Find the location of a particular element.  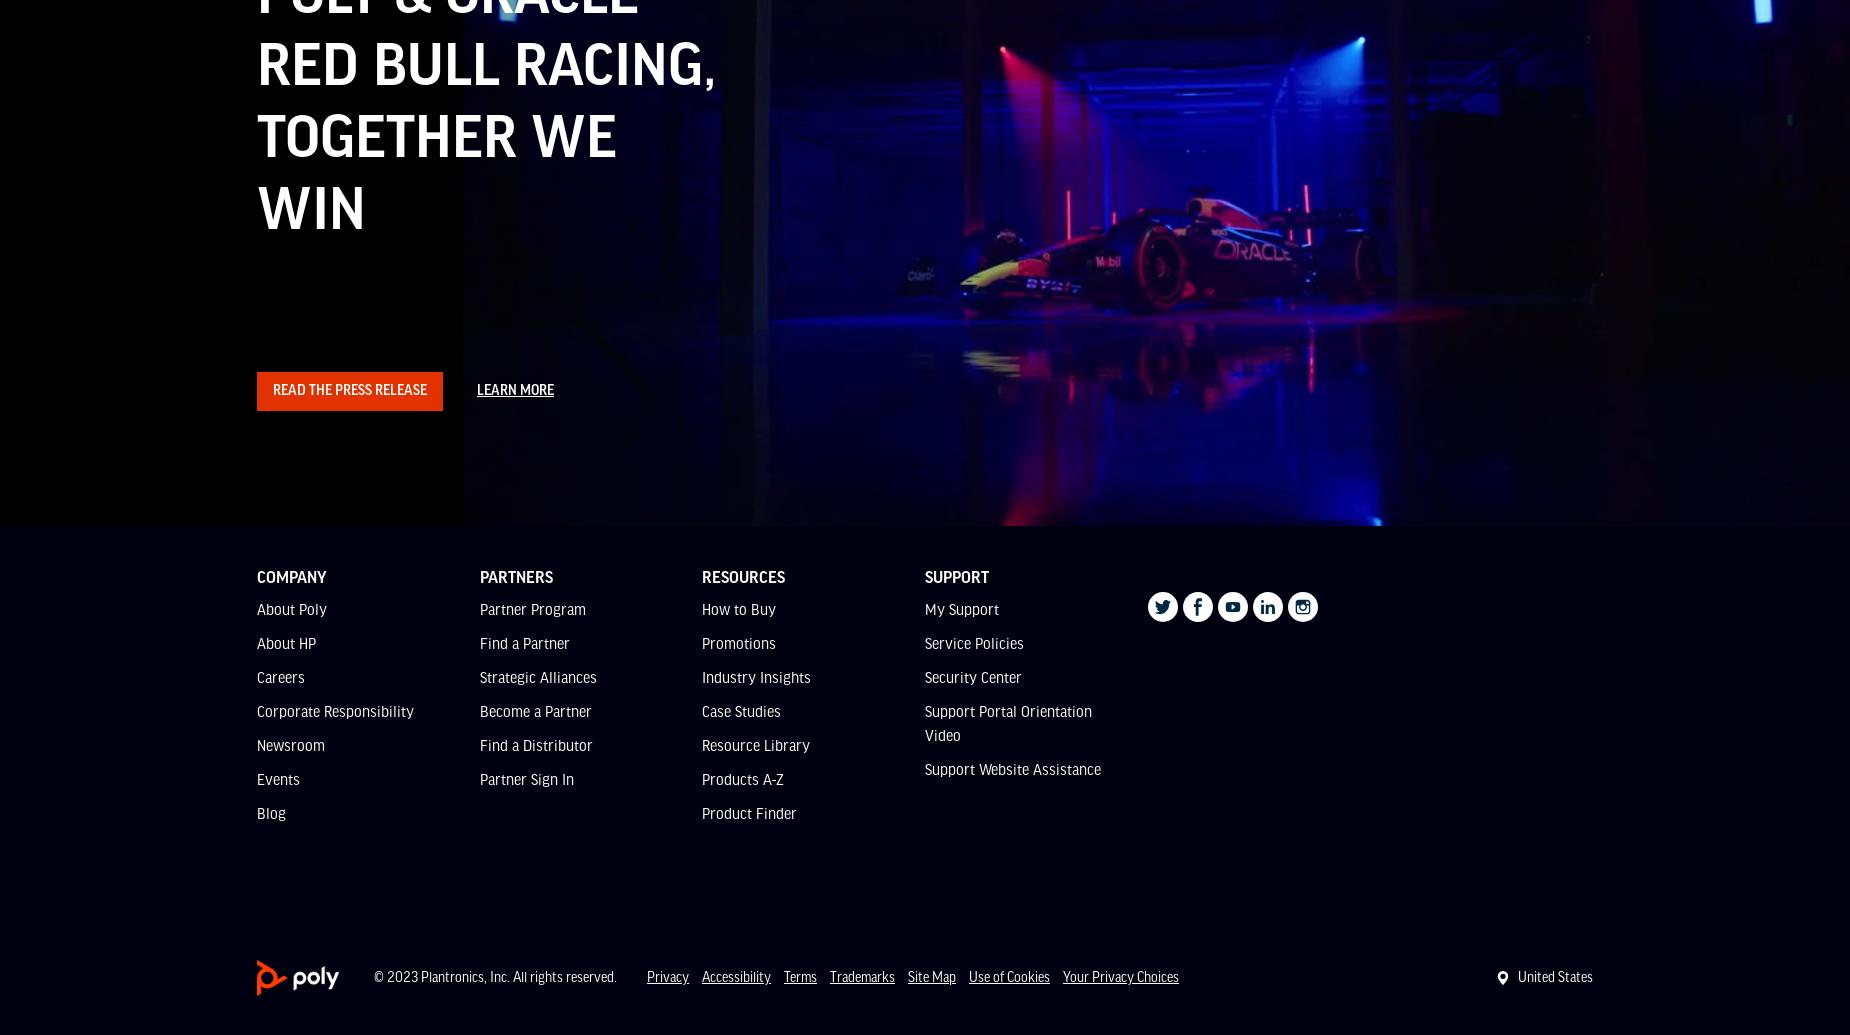

'Newsroom' is located at coordinates (290, 743).